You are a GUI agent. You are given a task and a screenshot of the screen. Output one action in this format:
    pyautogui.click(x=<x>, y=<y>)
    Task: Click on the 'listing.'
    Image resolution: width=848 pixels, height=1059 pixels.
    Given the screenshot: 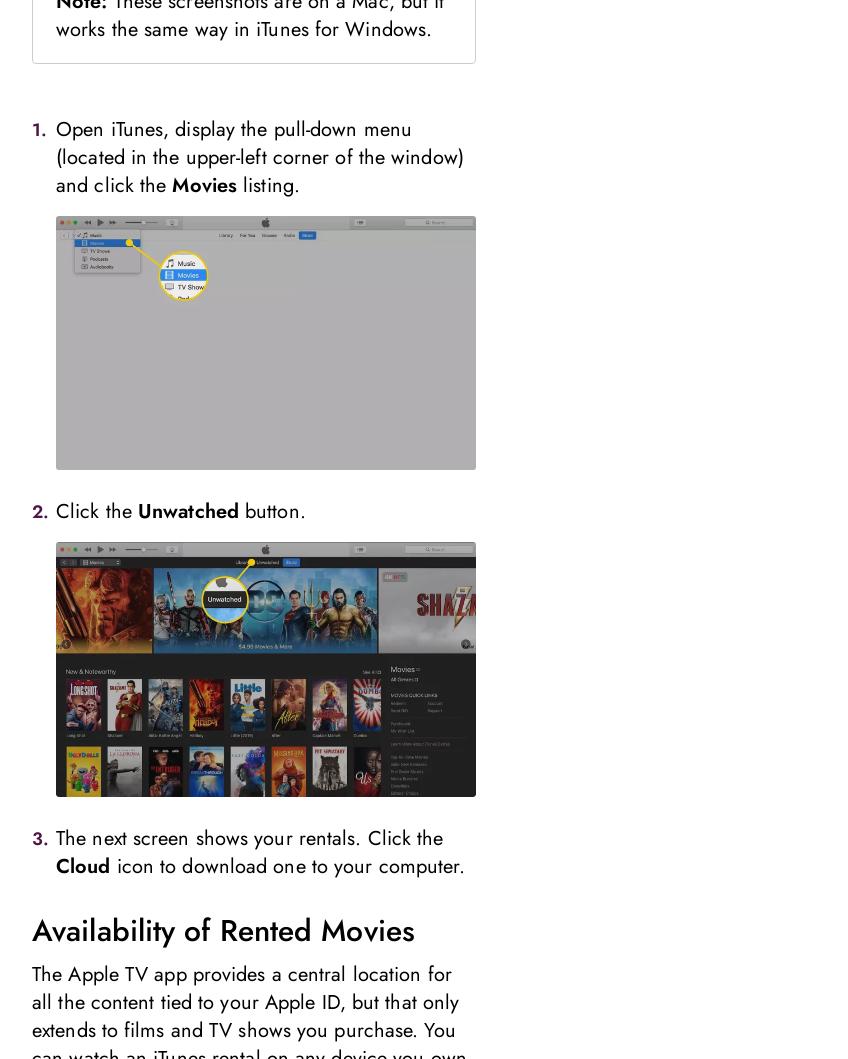 What is the action you would take?
    pyautogui.click(x=267, y=183)
    